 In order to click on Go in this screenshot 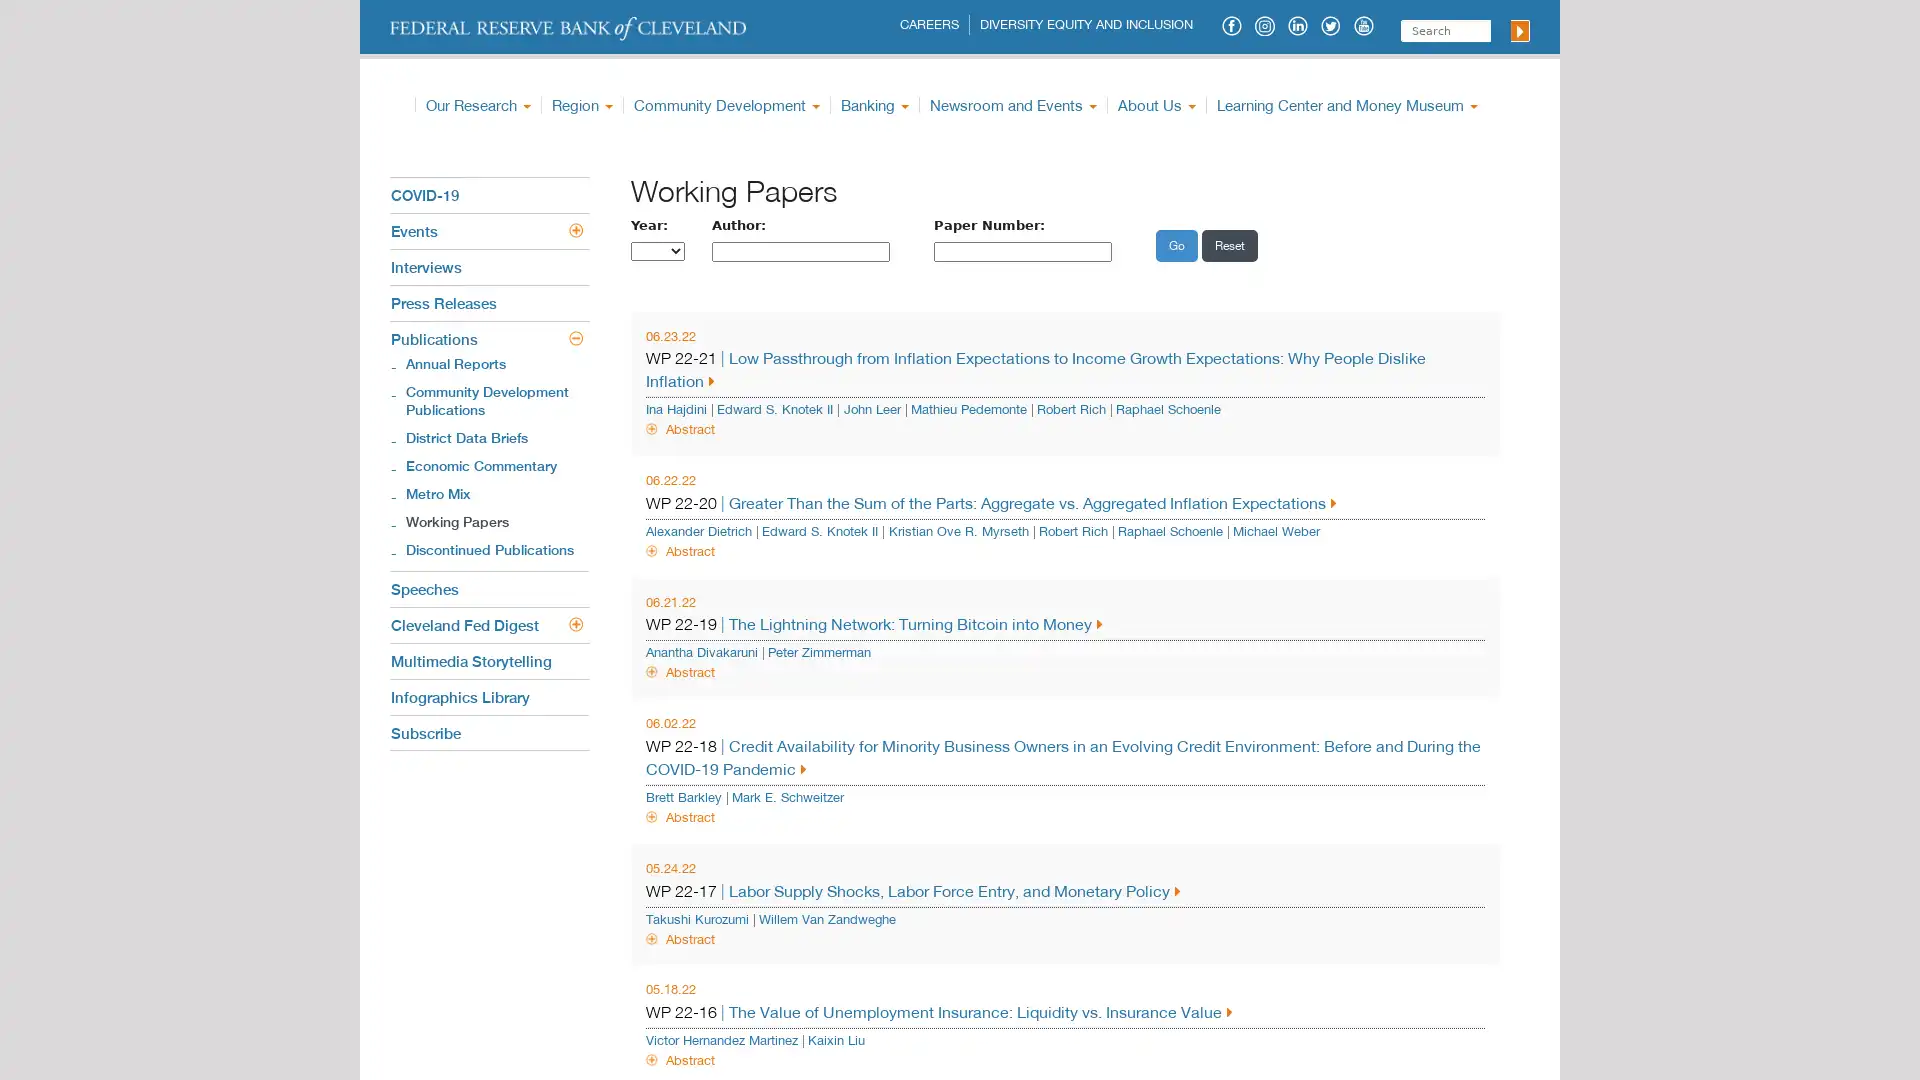, I will do `click(1176, 244)`.